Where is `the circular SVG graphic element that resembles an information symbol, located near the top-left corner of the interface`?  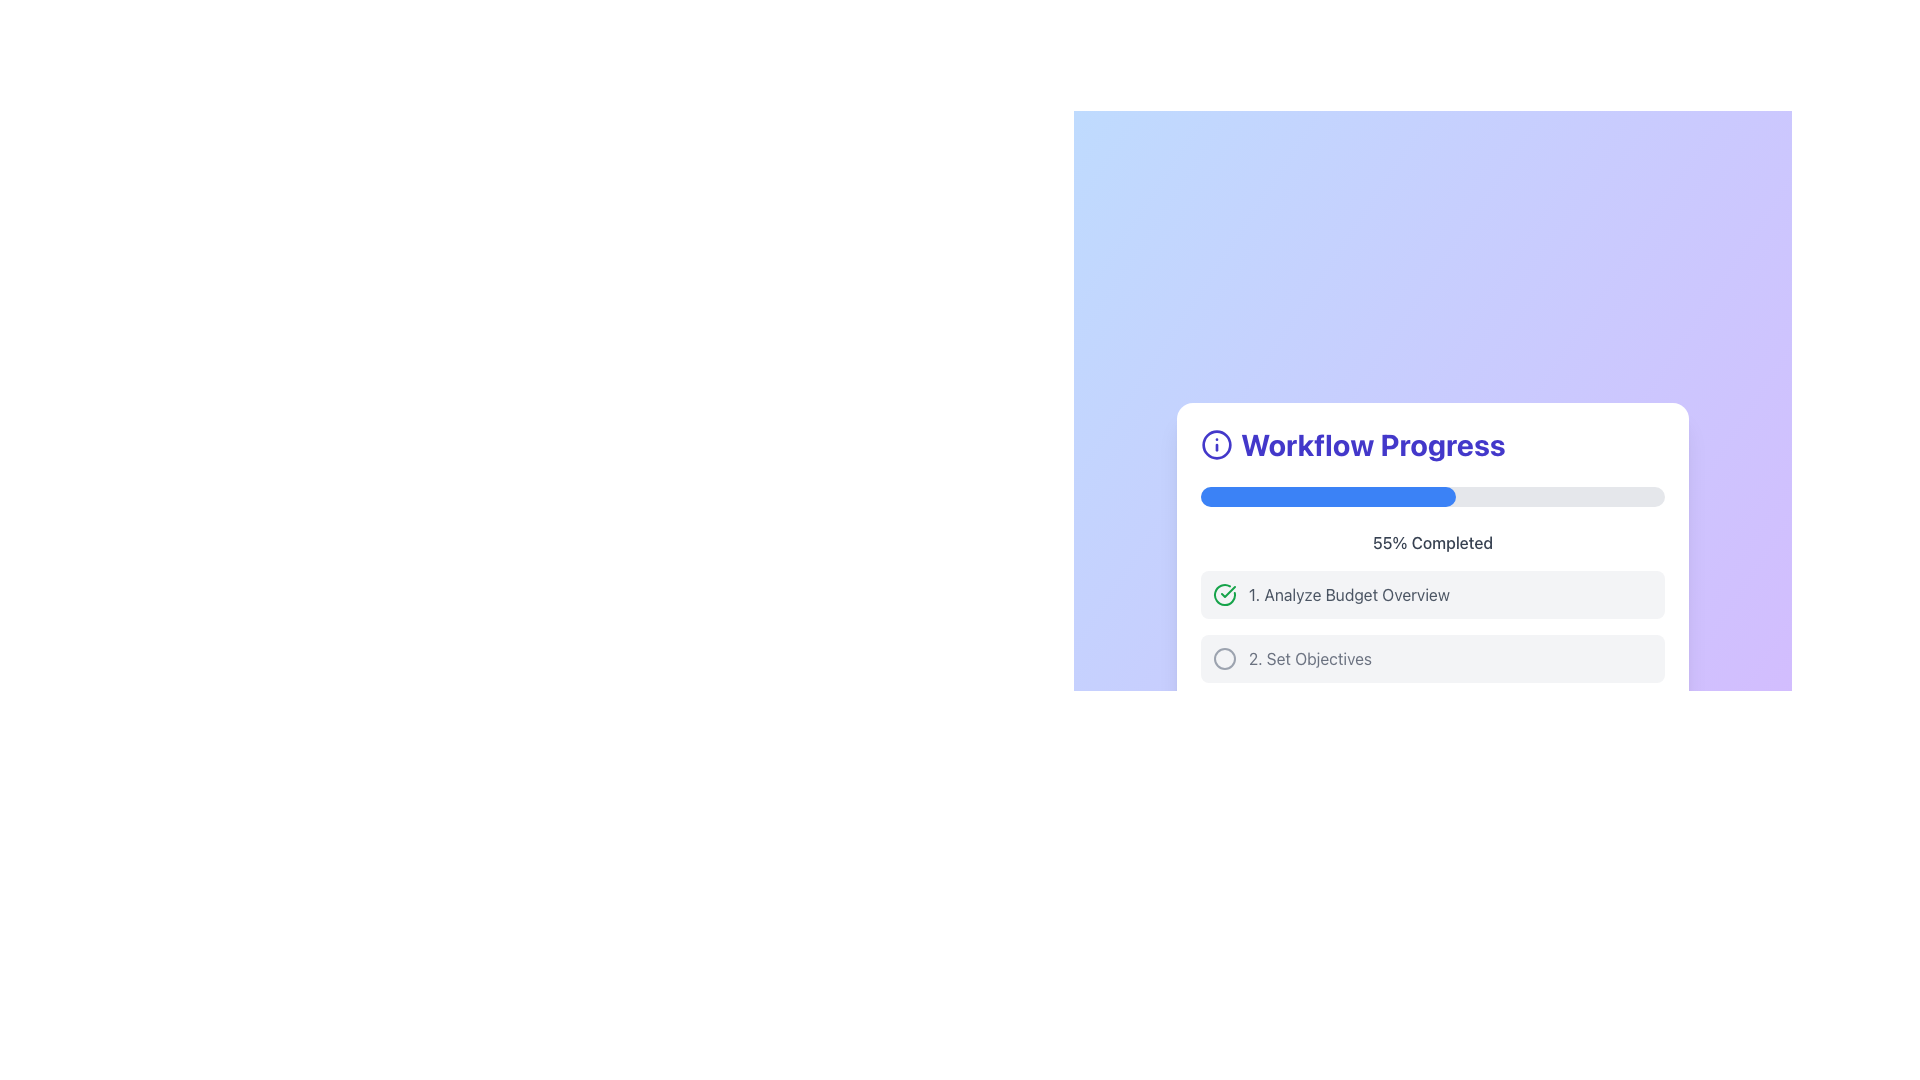 the circular SVG graphic element that resembles an information symbol, located near the top-left corner of the interface is located at coordinates (1216, 443).